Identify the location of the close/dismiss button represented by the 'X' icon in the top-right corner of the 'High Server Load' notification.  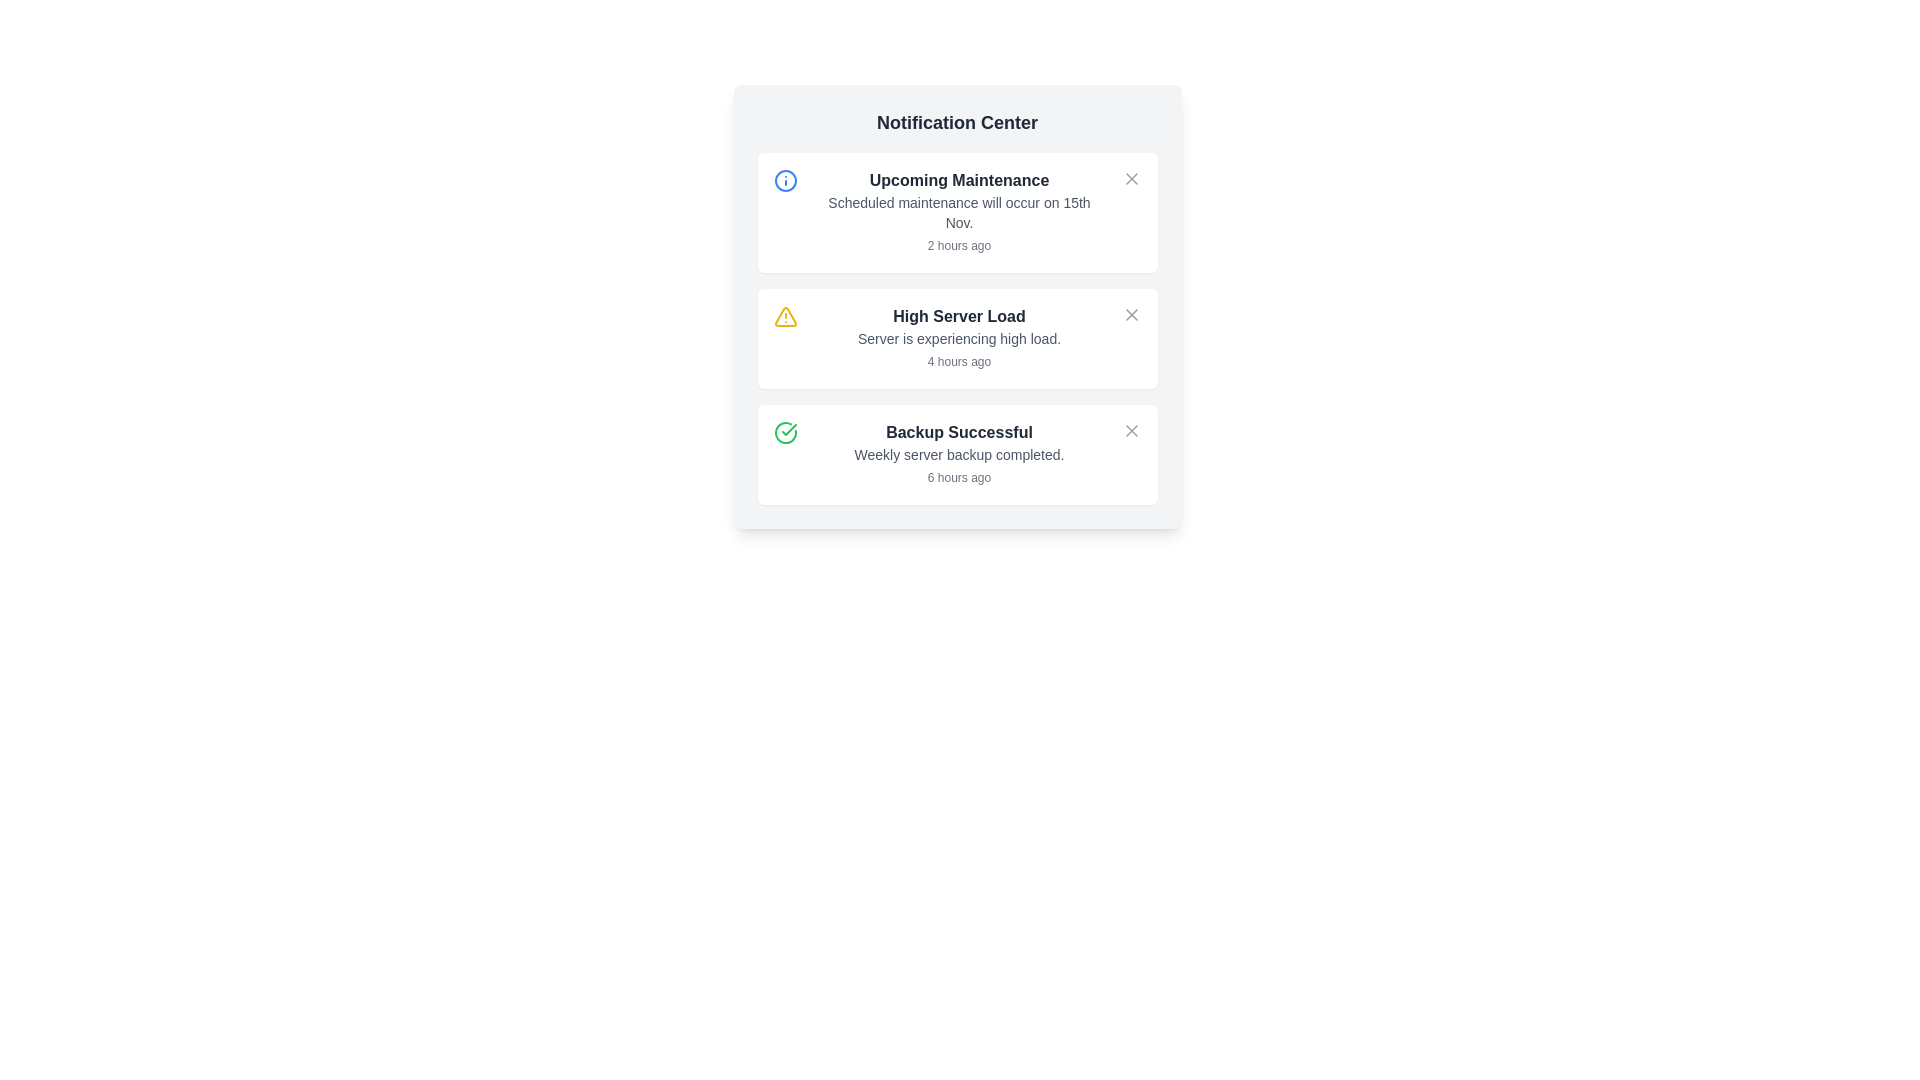
(1131, 315).